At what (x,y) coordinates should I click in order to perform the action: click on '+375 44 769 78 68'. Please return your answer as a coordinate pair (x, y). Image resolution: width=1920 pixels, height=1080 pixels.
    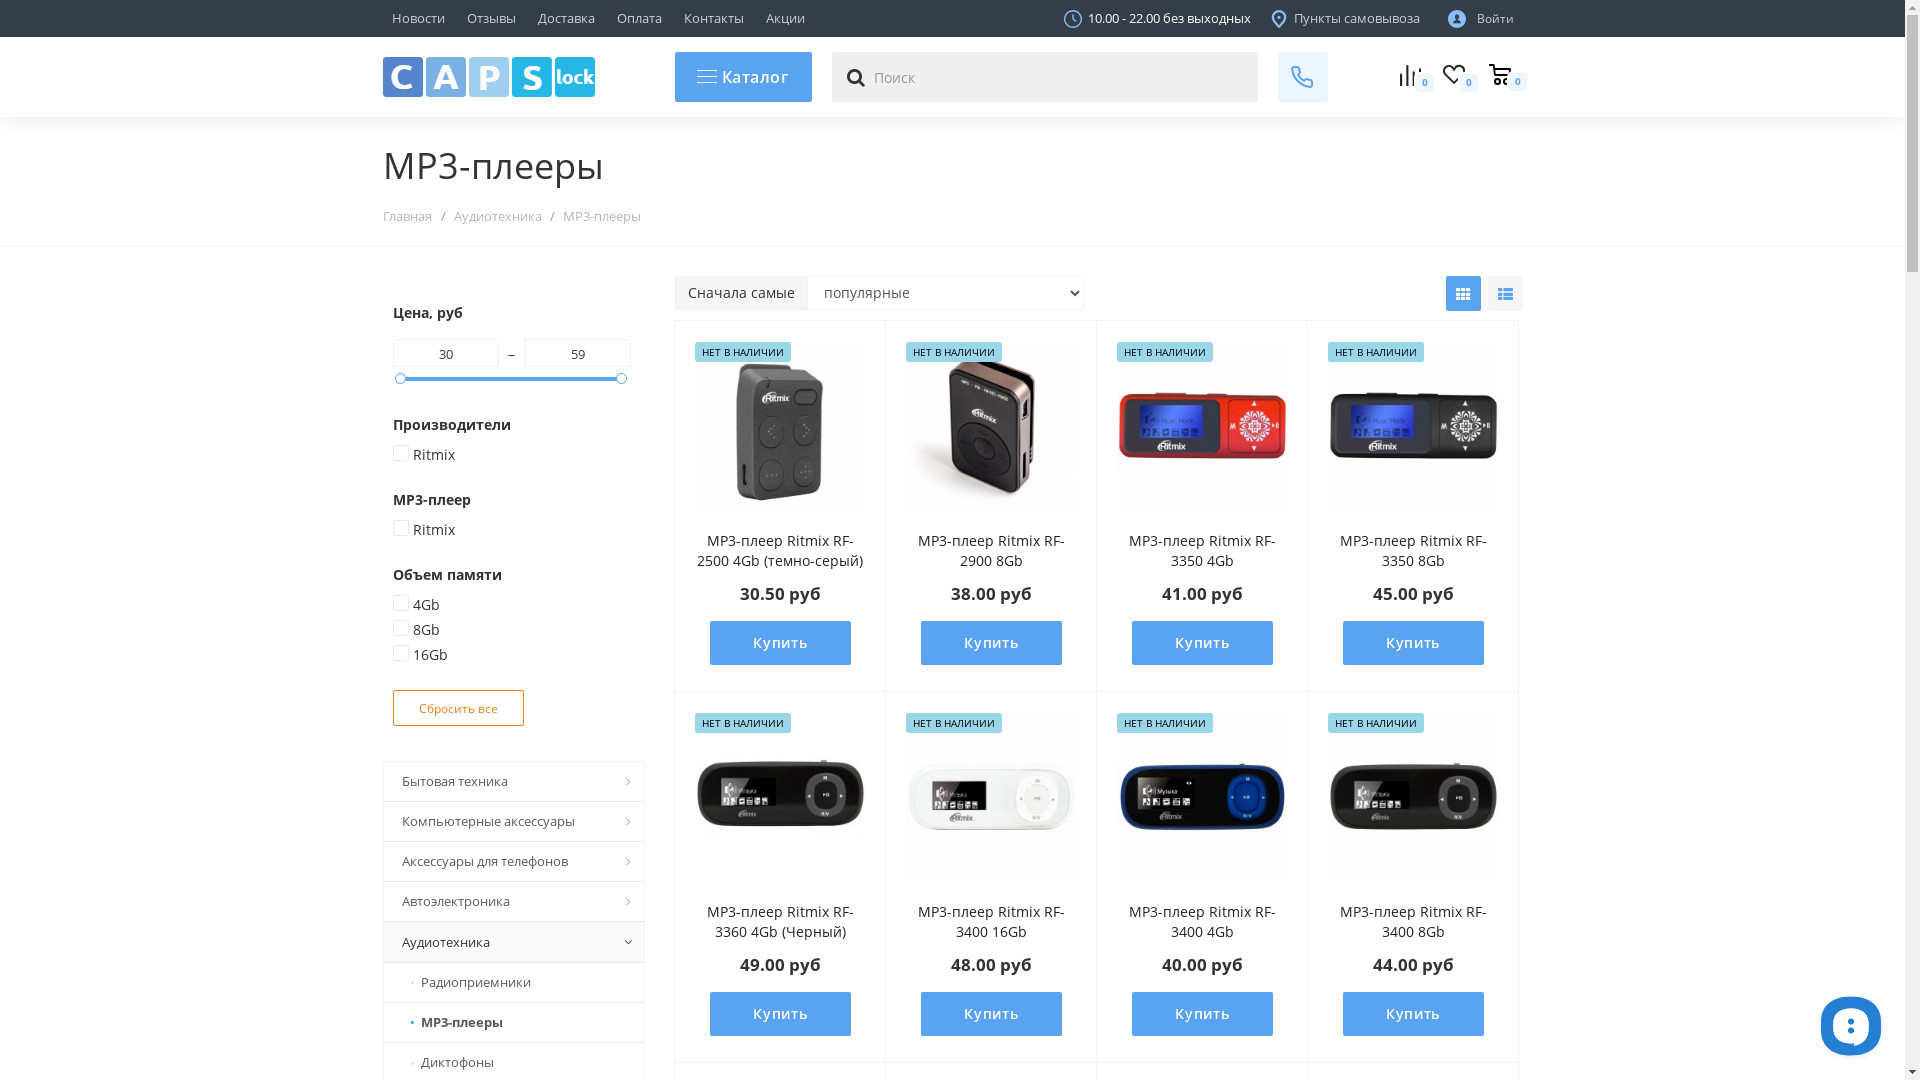
    Looking at the image, I should click on (1287, 47).